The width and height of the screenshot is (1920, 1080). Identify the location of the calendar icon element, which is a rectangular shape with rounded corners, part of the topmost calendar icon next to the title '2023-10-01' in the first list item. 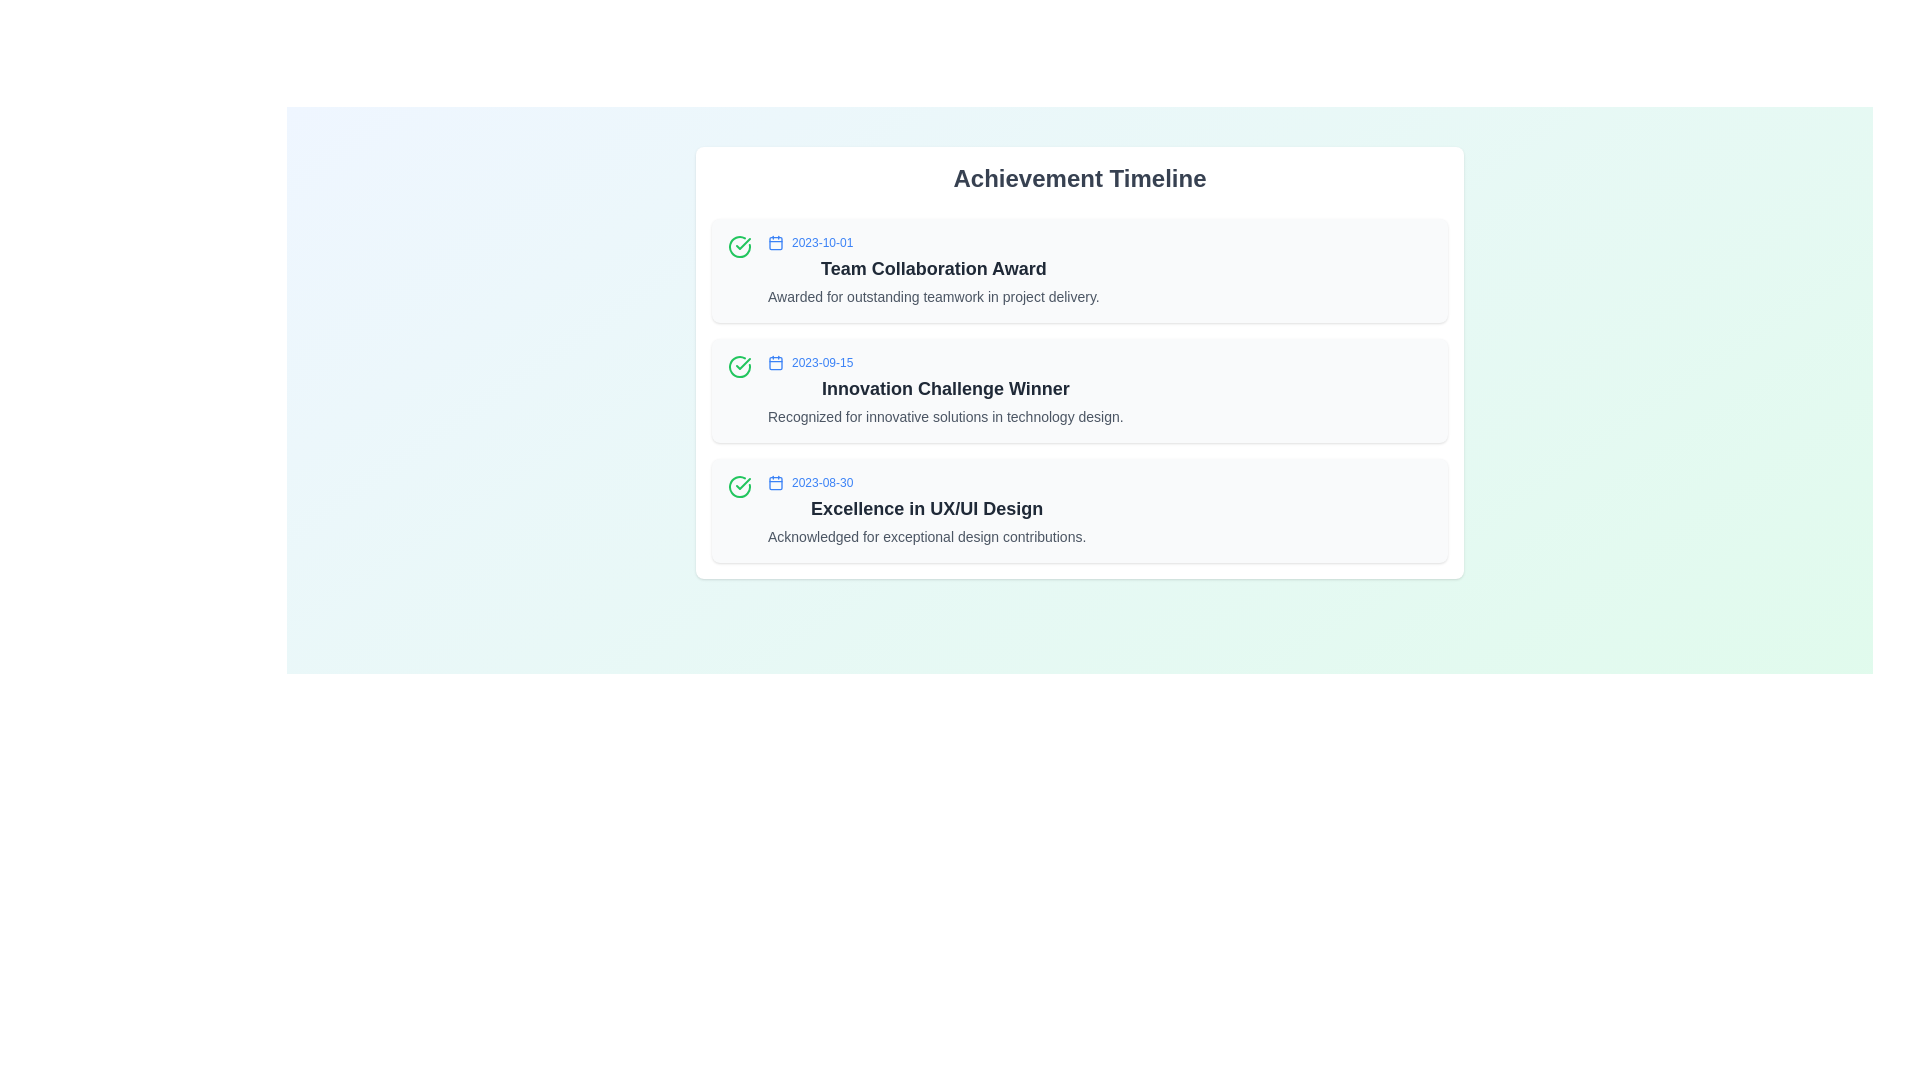
(775, 242).